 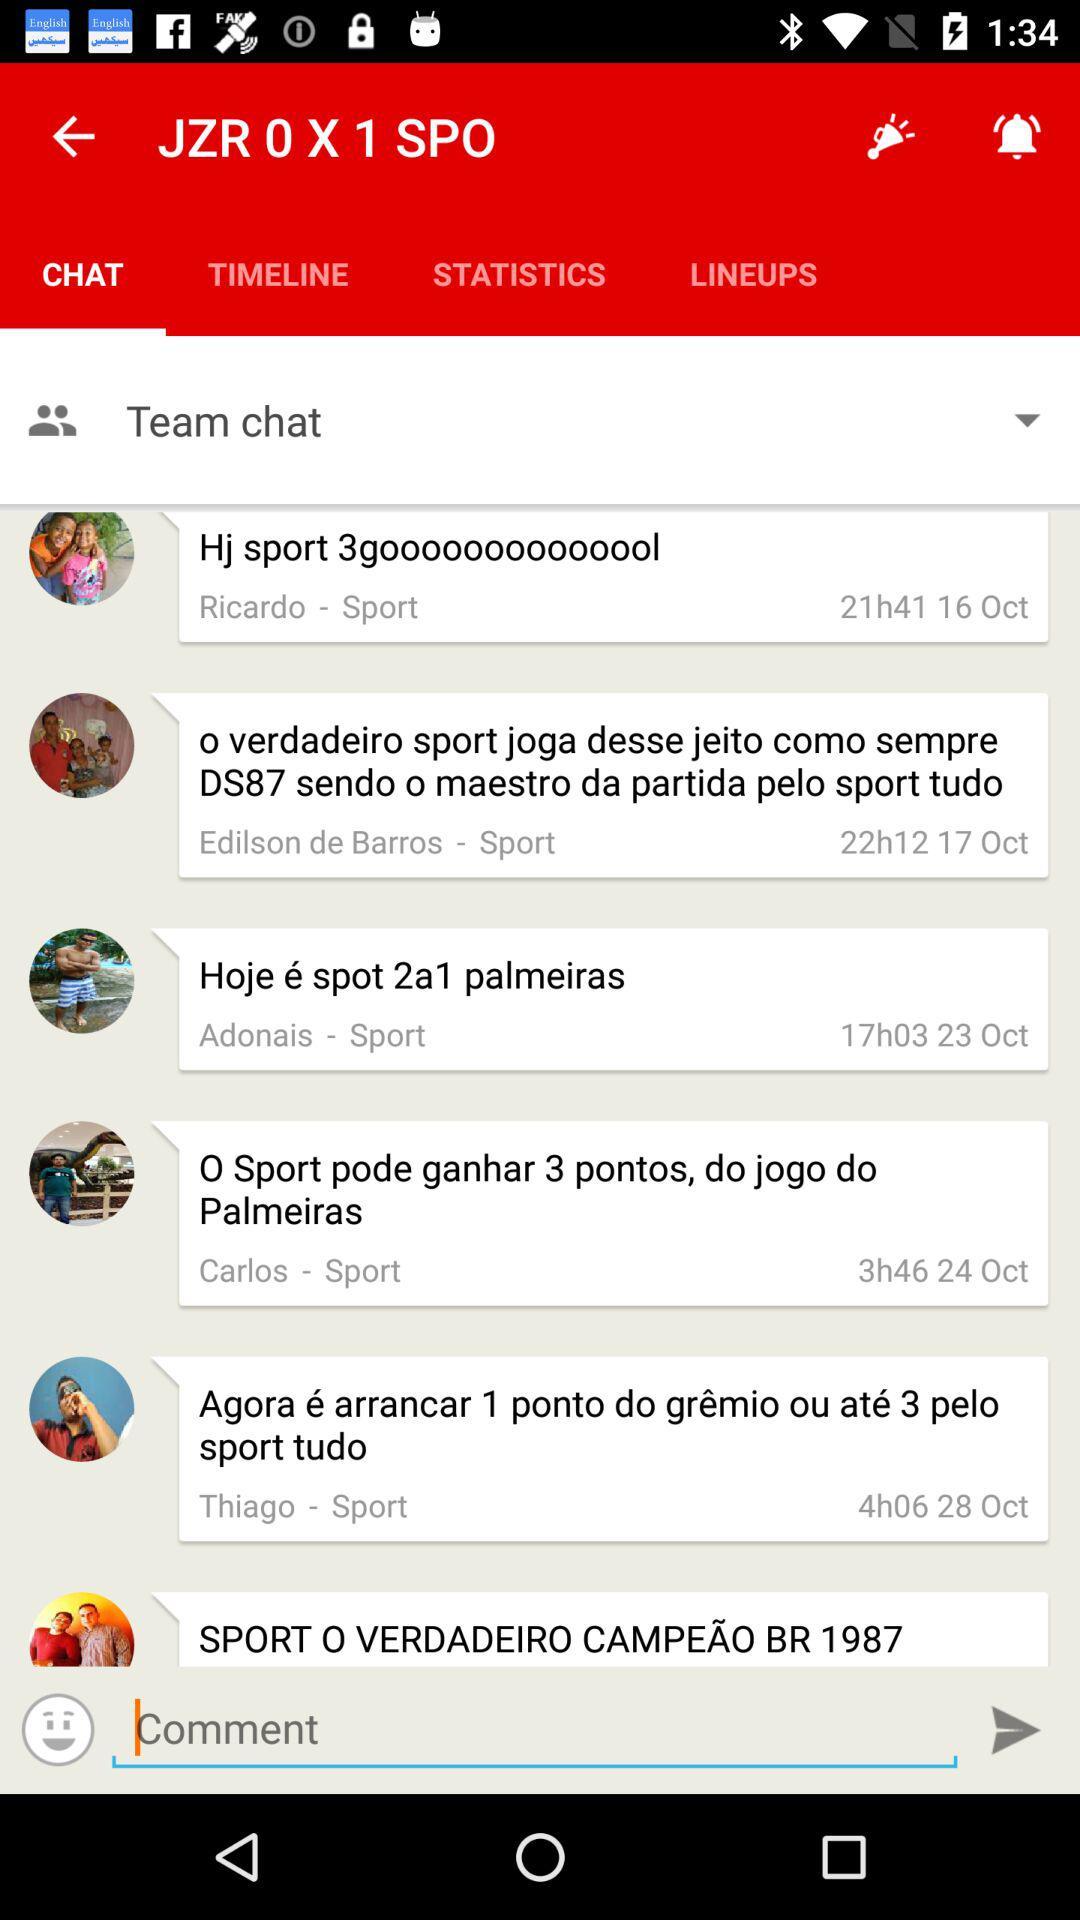 What do you see at coordinates (533, 1727) in the screenshot?
I see `next message` at bounding box center [533, 1727].